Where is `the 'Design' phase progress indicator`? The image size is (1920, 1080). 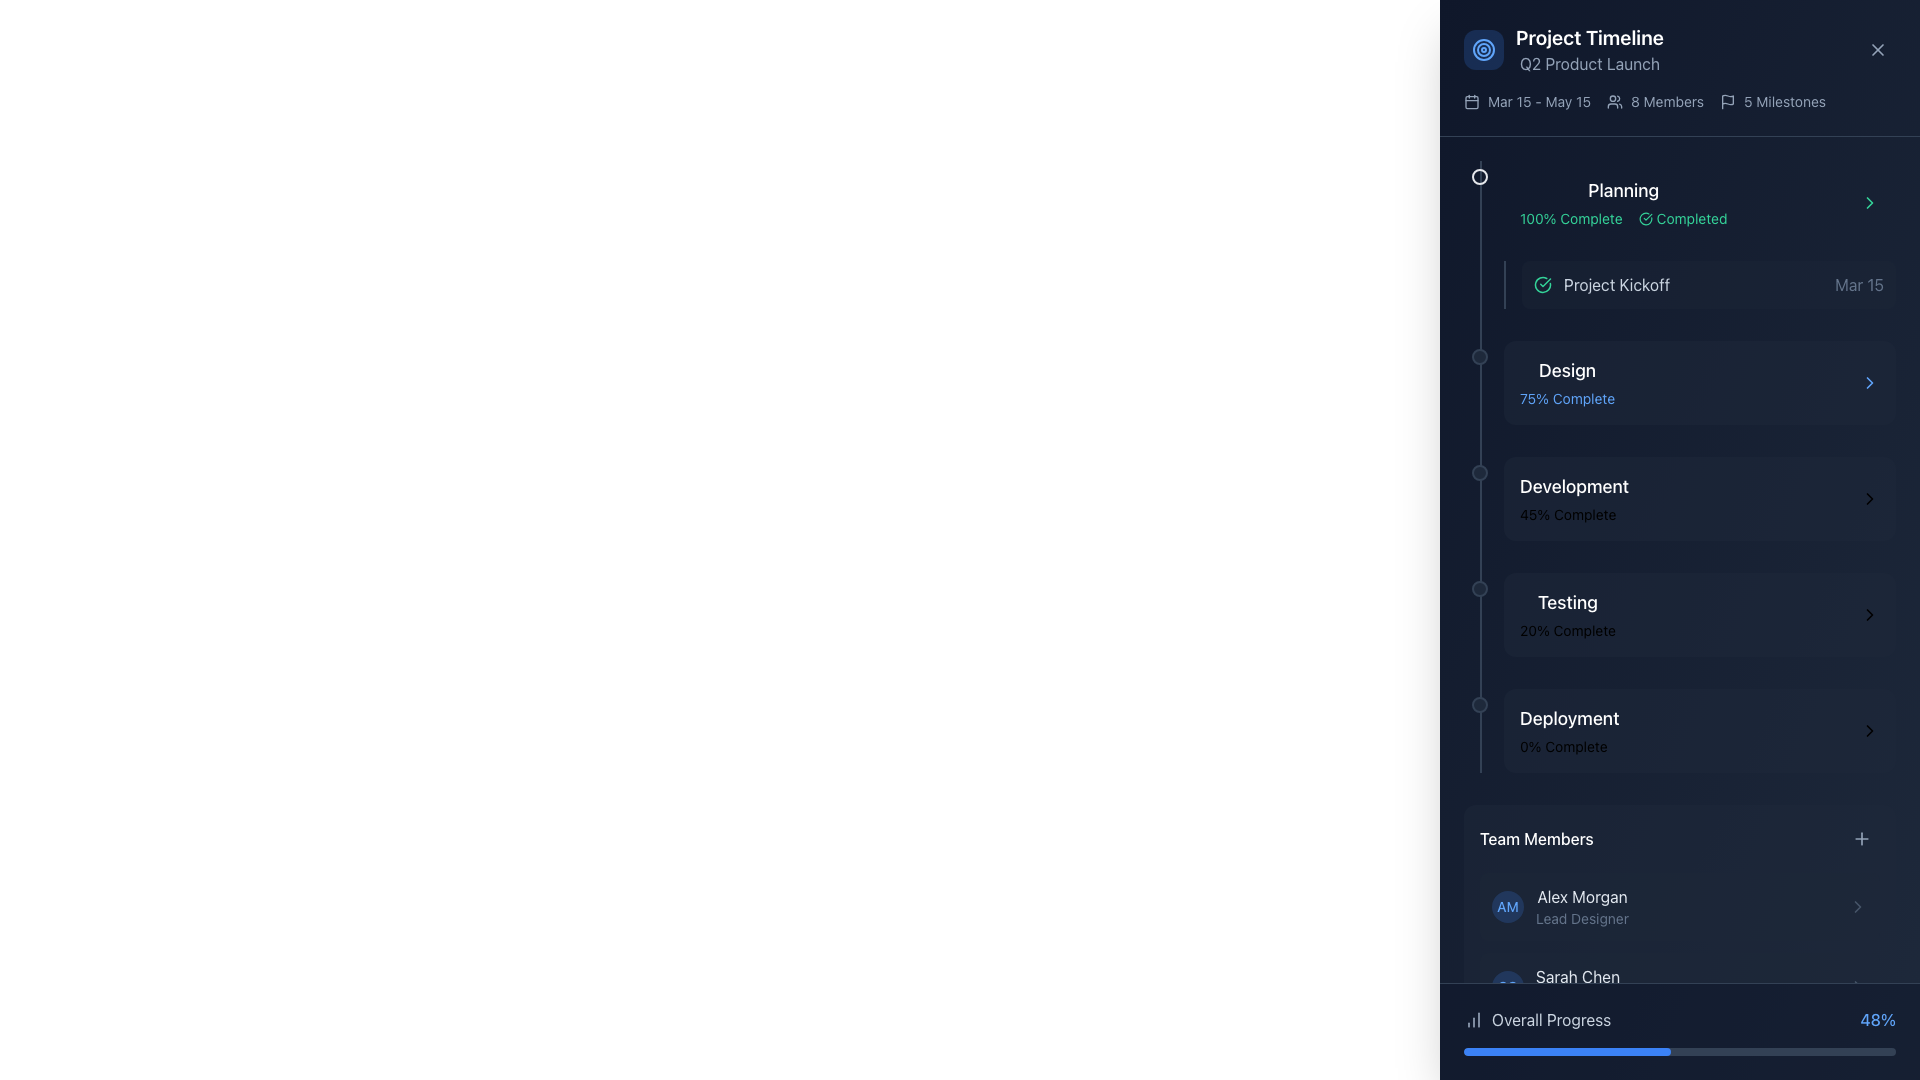
the 'Design' phase progress indicator is located at coordinates (1680, 382).